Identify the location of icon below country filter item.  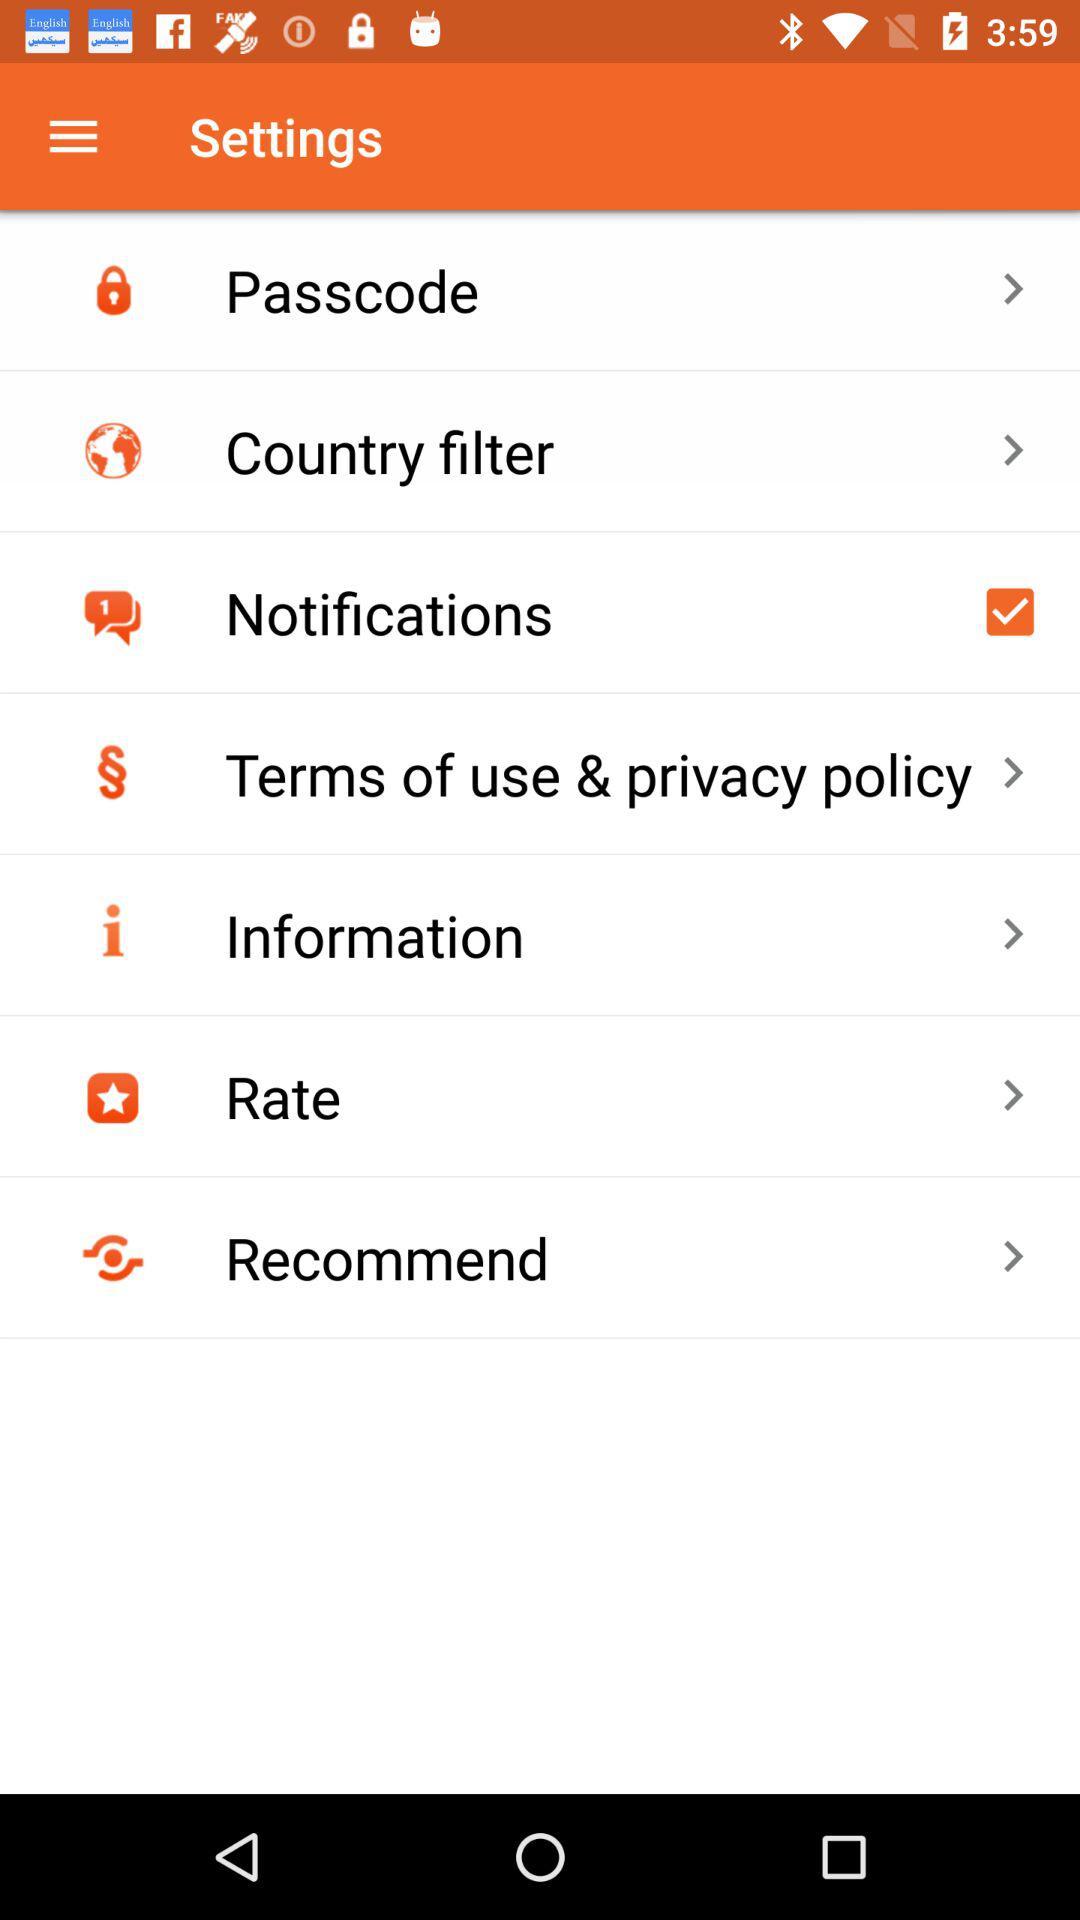
(1010, 610).